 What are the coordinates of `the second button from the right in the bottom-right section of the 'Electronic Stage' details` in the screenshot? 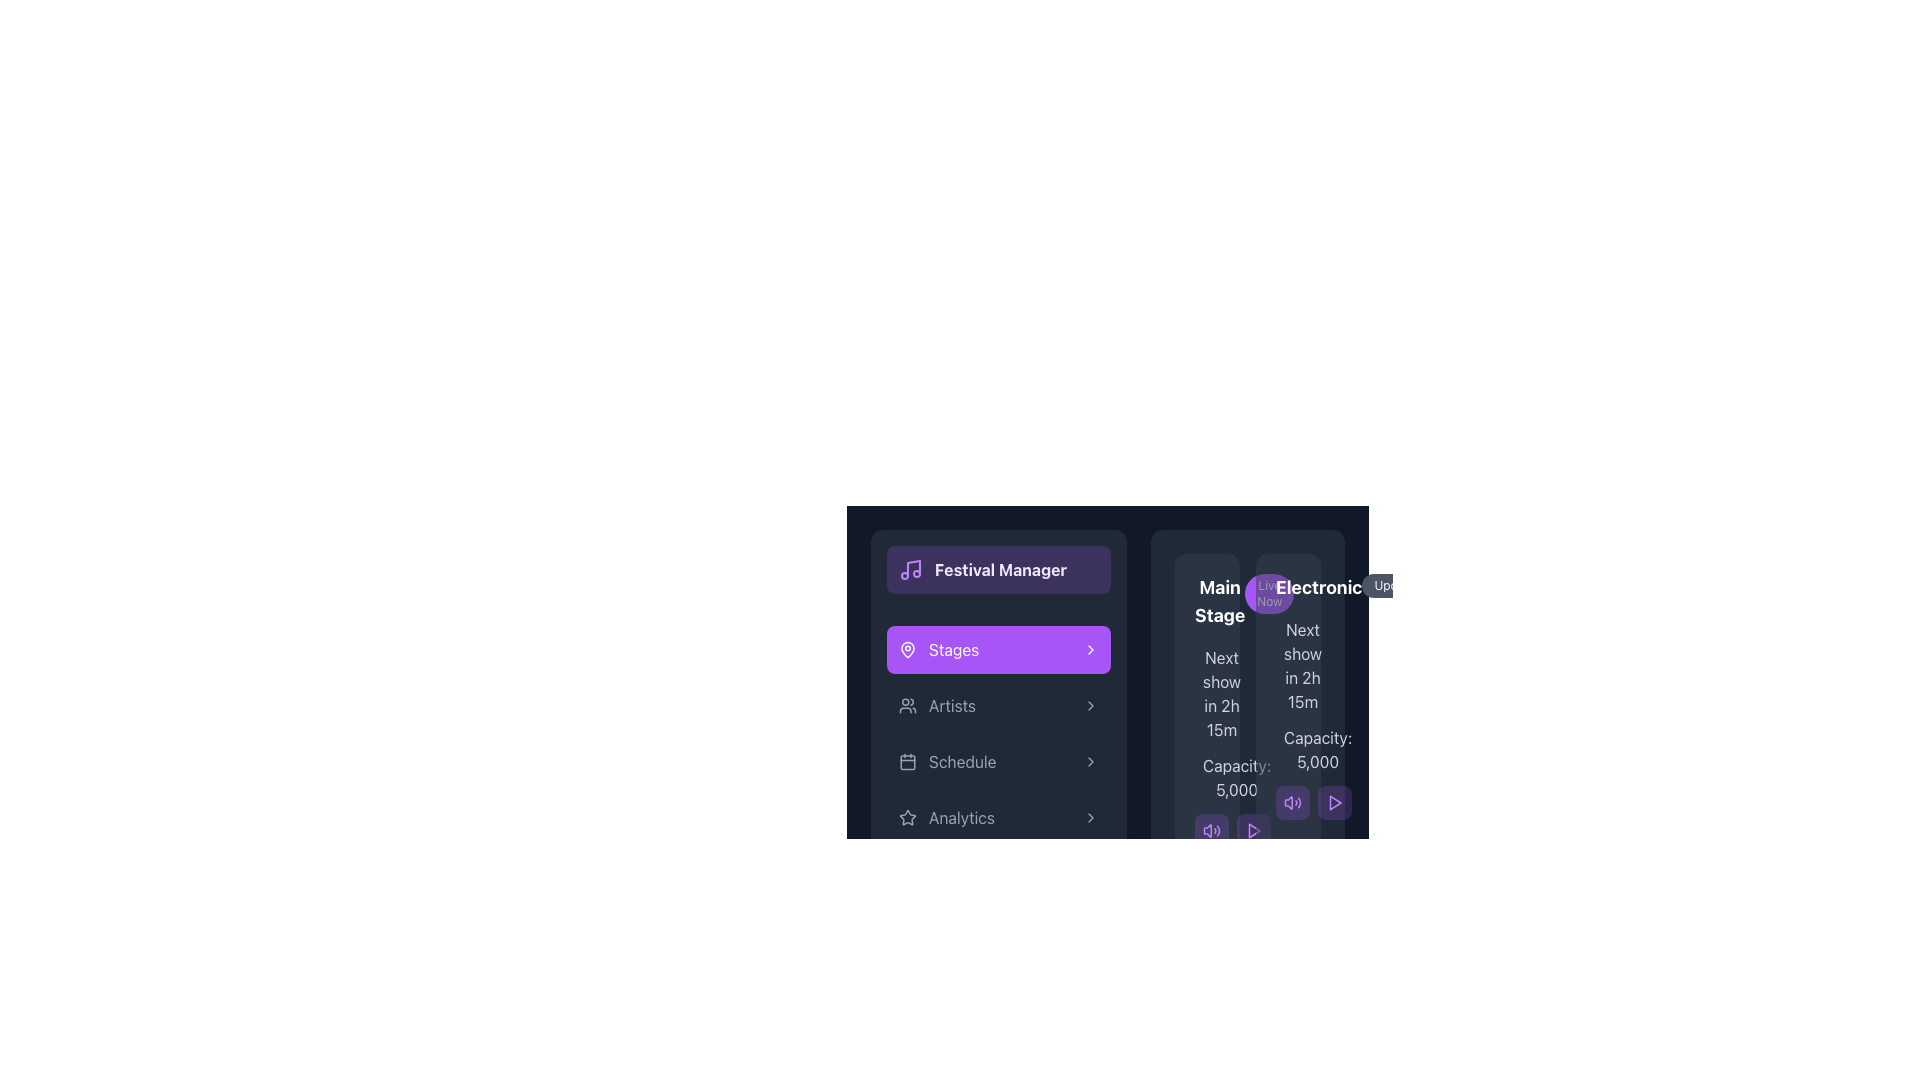 It's located at (1252, 830).